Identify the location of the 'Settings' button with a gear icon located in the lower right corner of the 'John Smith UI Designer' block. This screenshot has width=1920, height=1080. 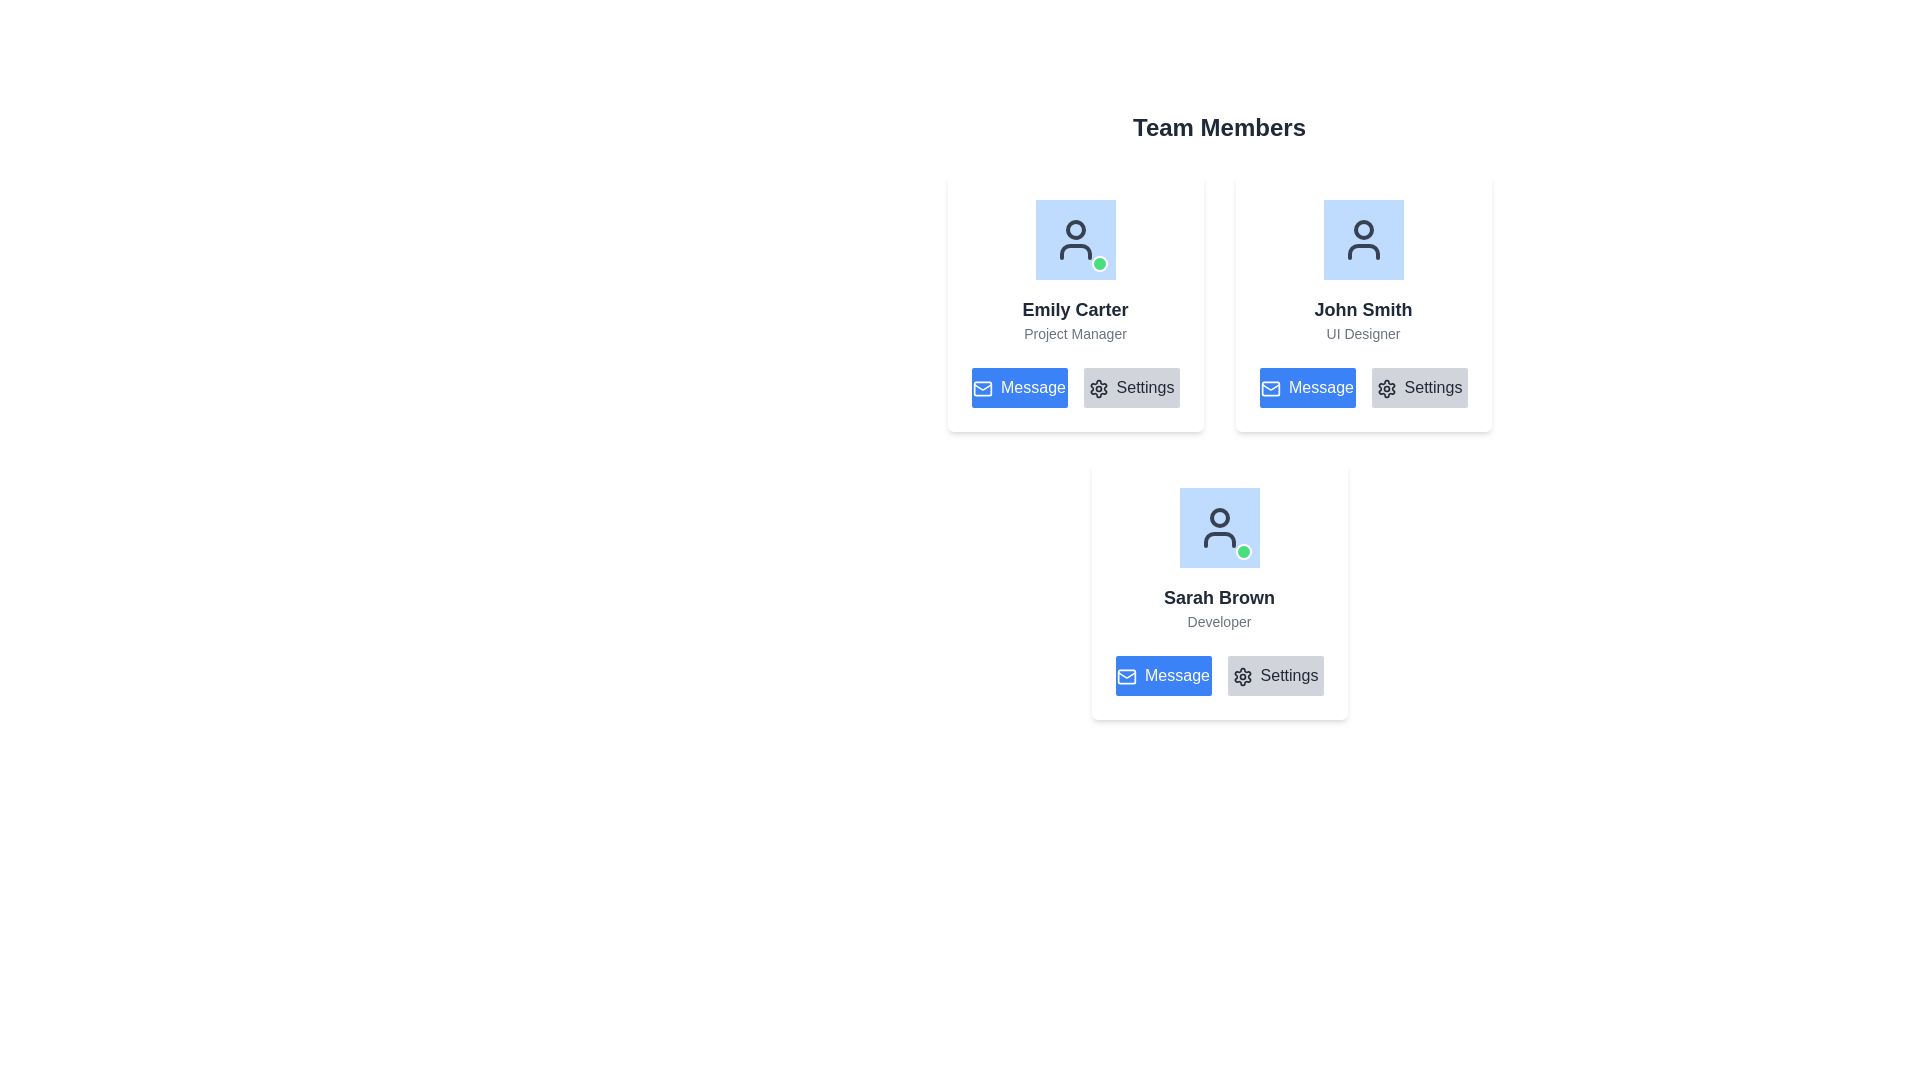
(1418, 388).